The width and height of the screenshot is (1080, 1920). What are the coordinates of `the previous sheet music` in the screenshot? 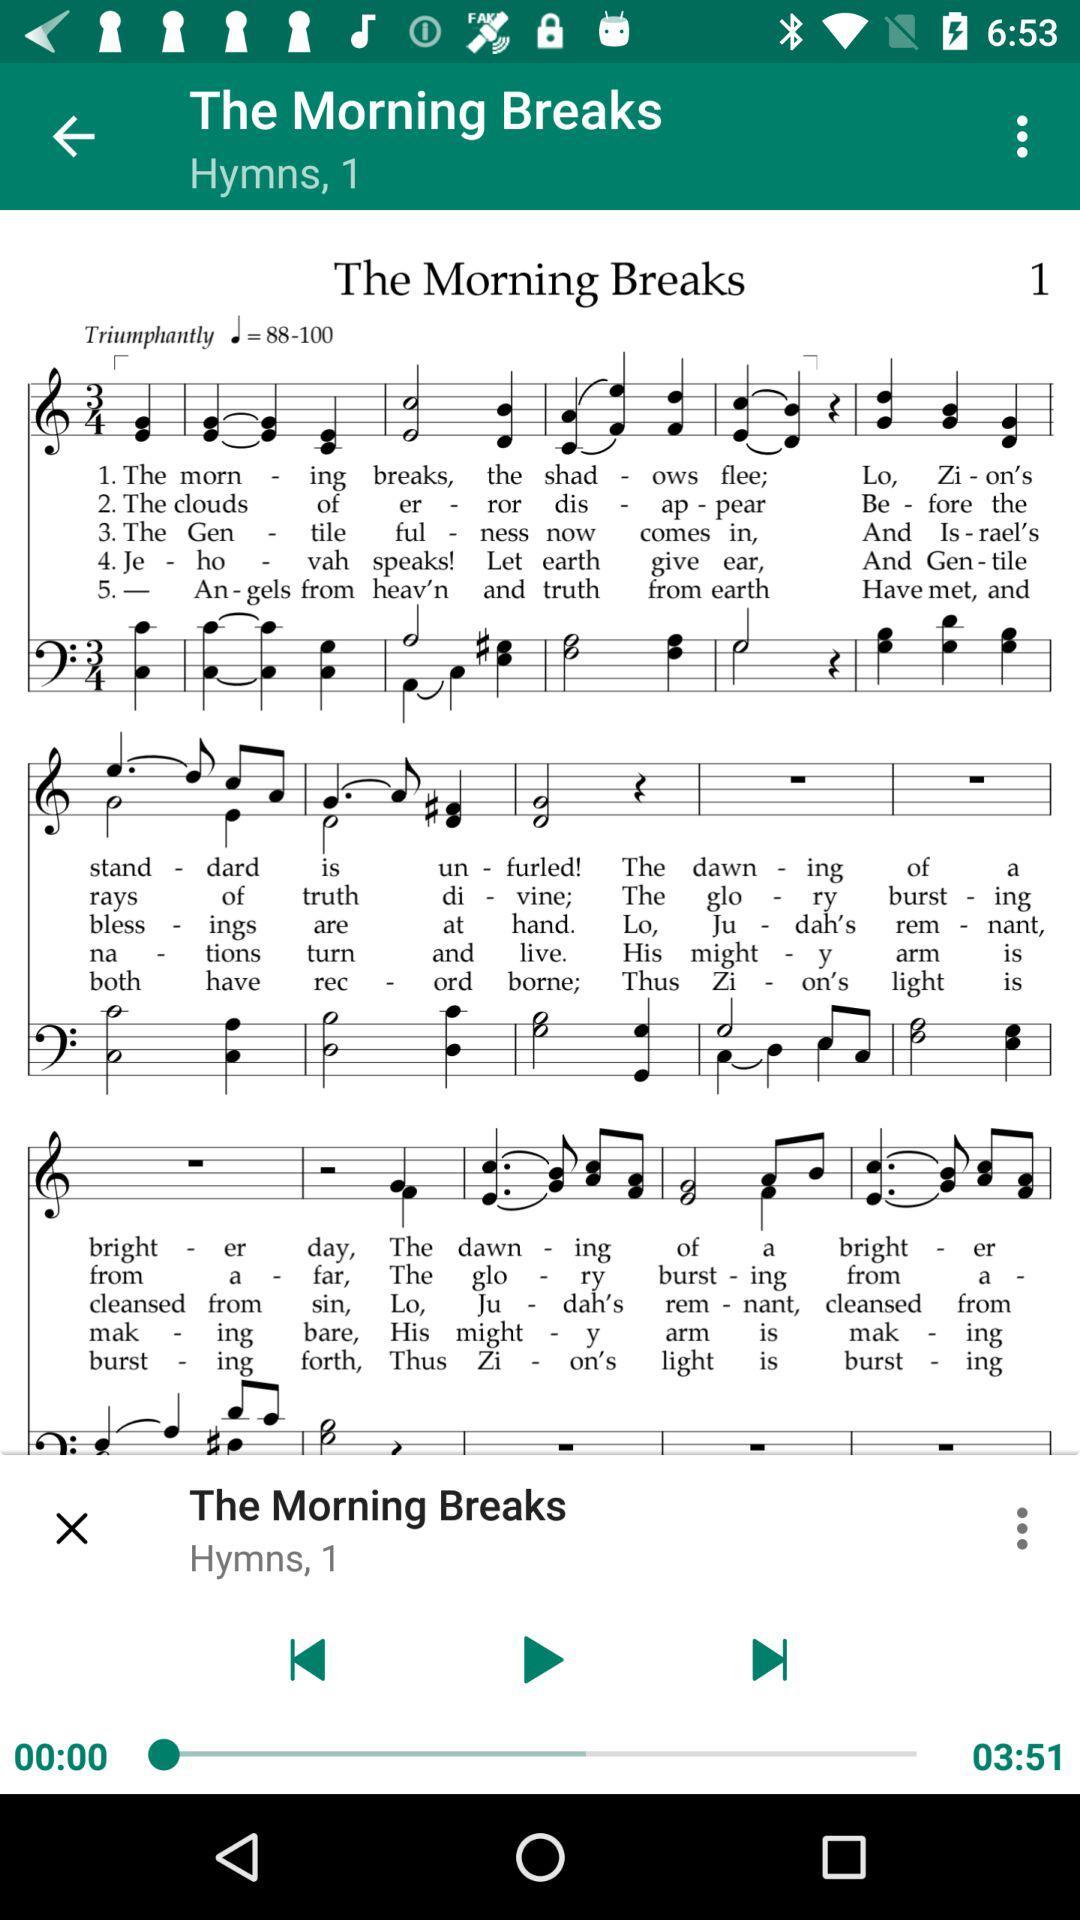 It's located at (308, 1659).